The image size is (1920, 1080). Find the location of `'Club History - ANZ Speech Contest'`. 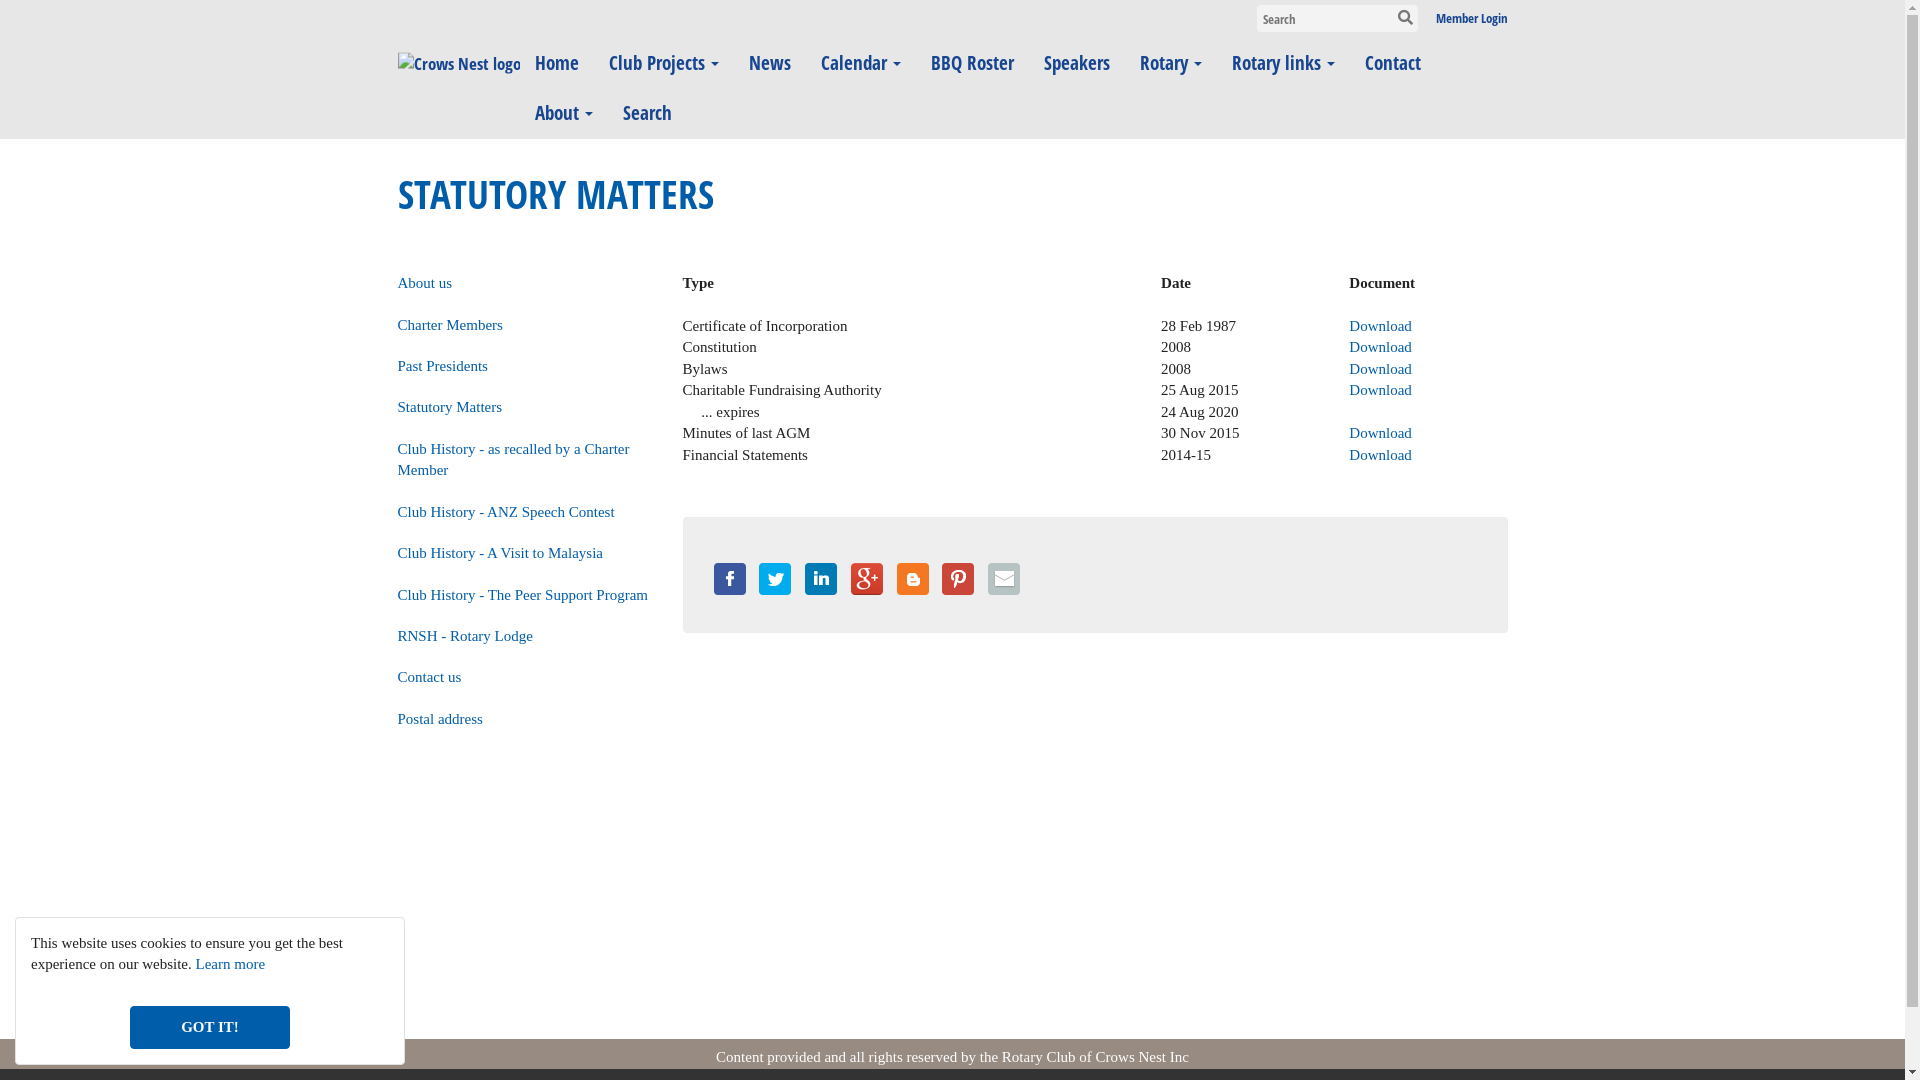

'Club History - ANZ Speech Contest' is located at coordinates (506, 511).